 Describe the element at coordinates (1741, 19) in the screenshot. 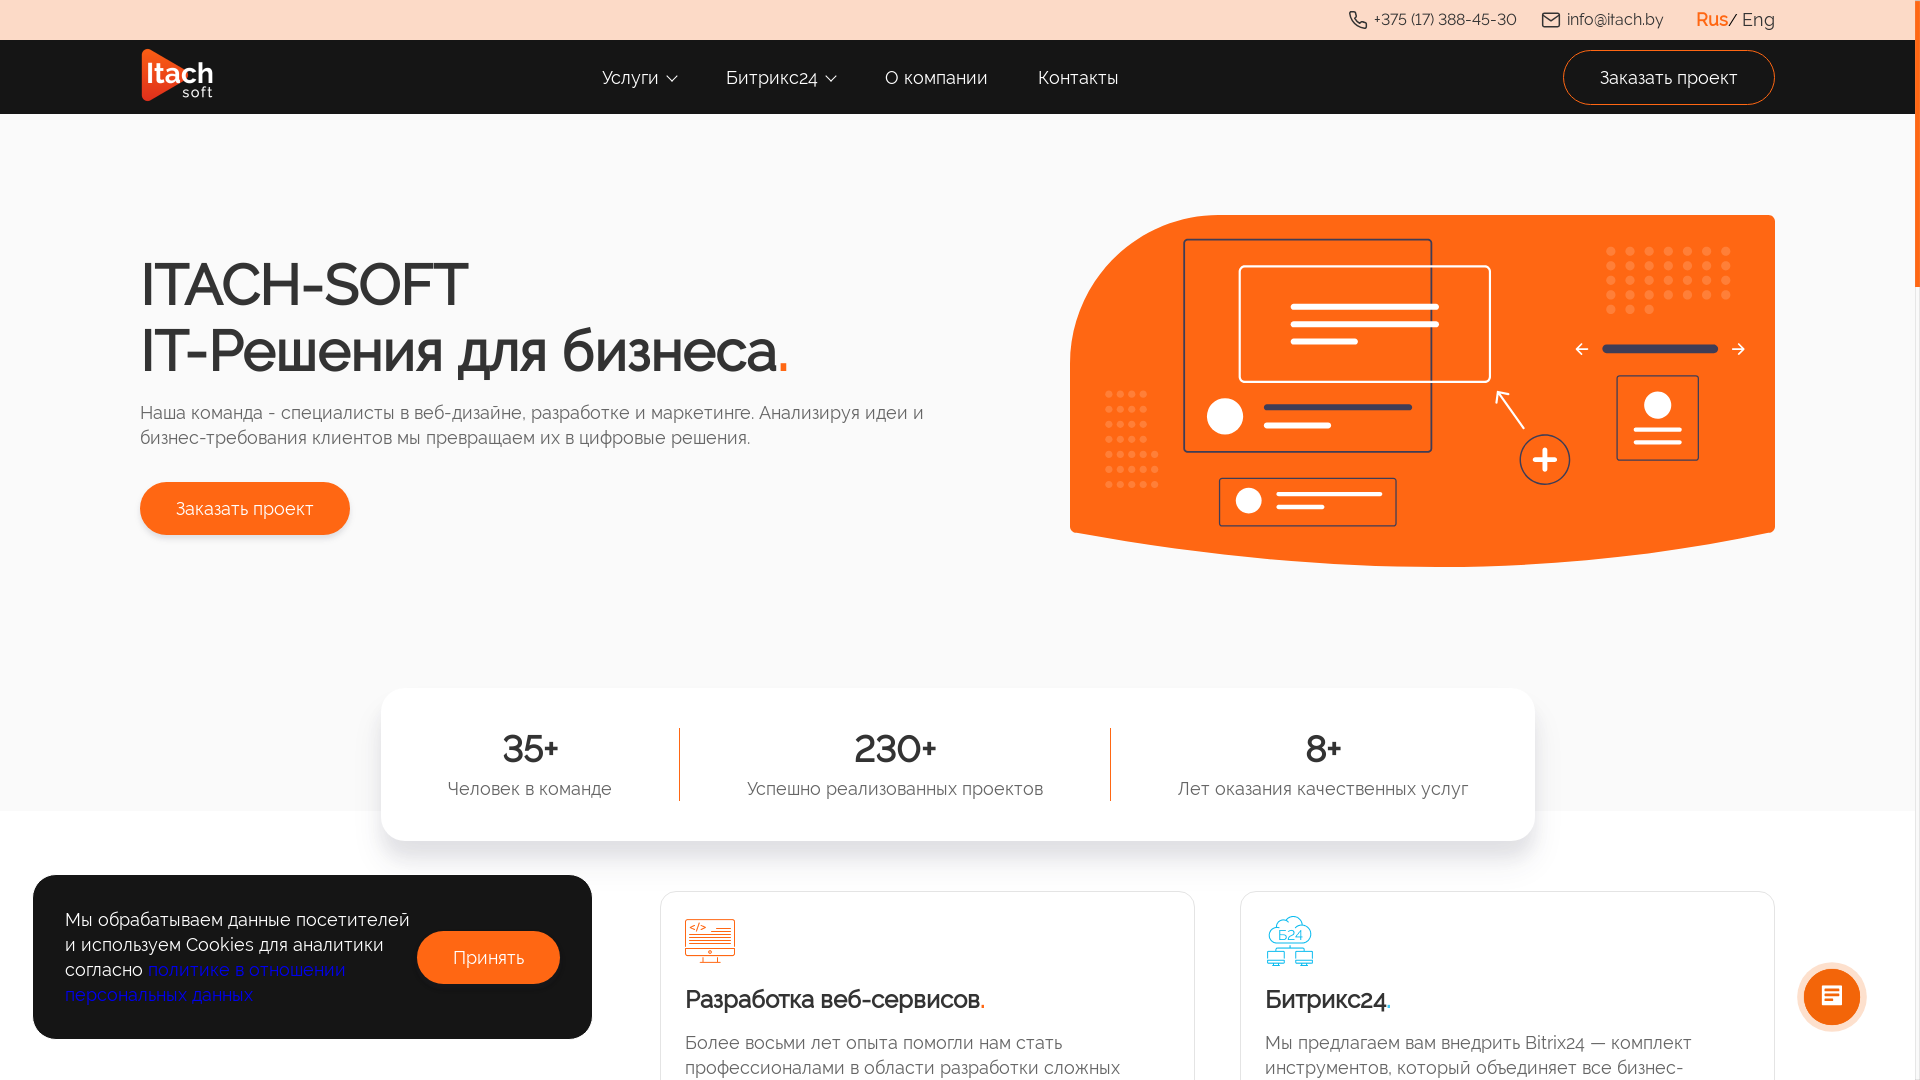

I see `'Eng'` at that location.